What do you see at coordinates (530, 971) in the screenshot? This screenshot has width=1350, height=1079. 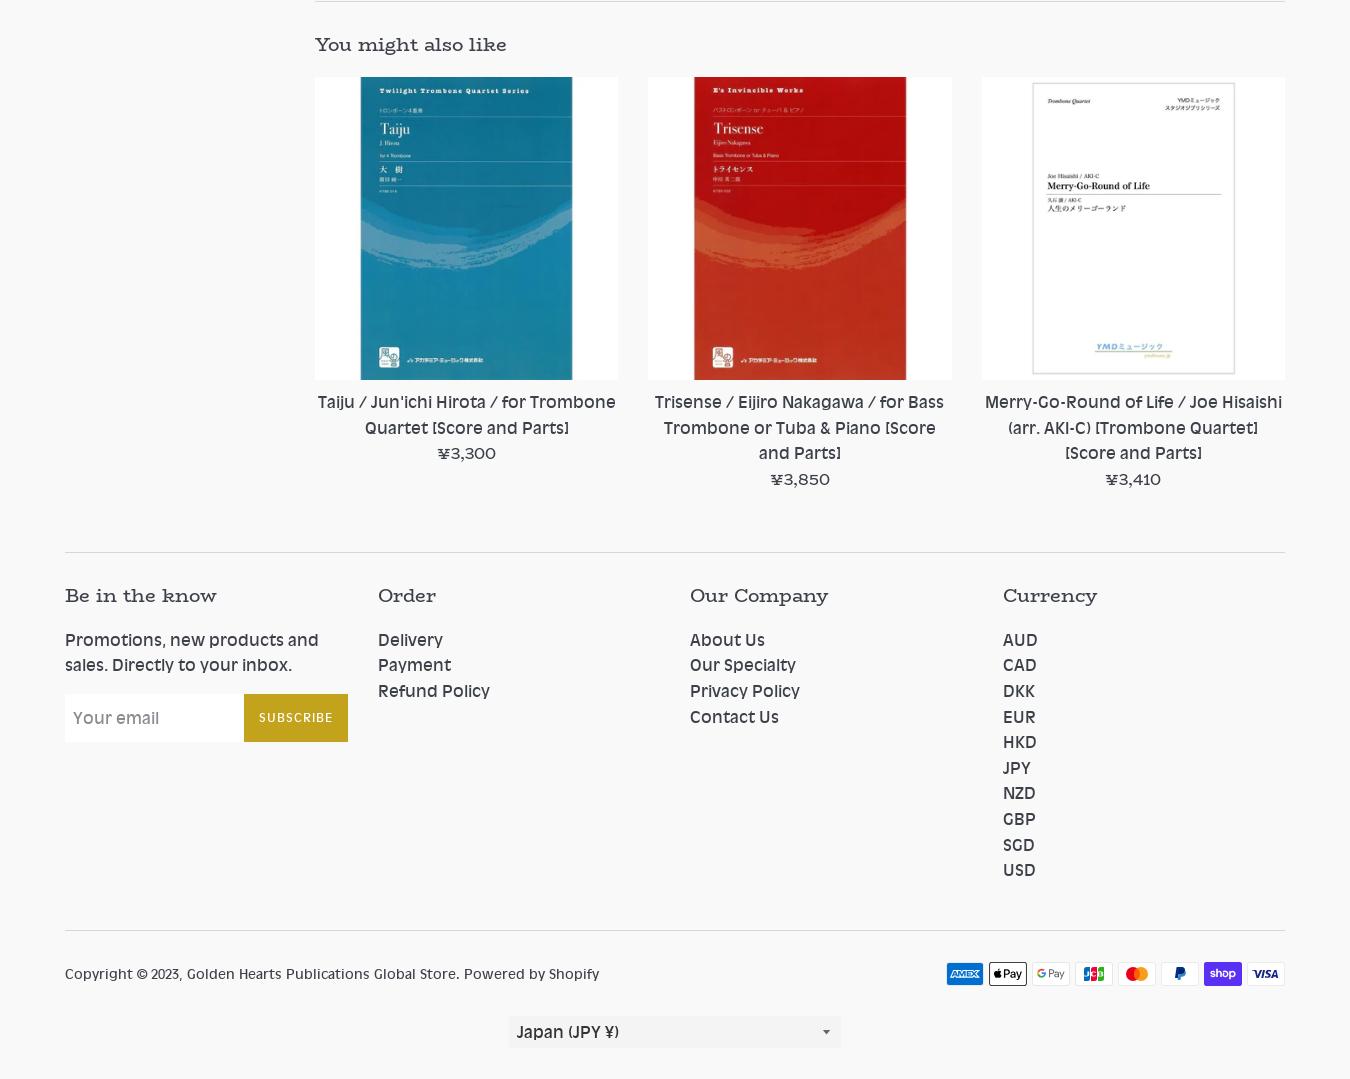 I see `'Powered by Shopify'` at bounding box center [530, 971].